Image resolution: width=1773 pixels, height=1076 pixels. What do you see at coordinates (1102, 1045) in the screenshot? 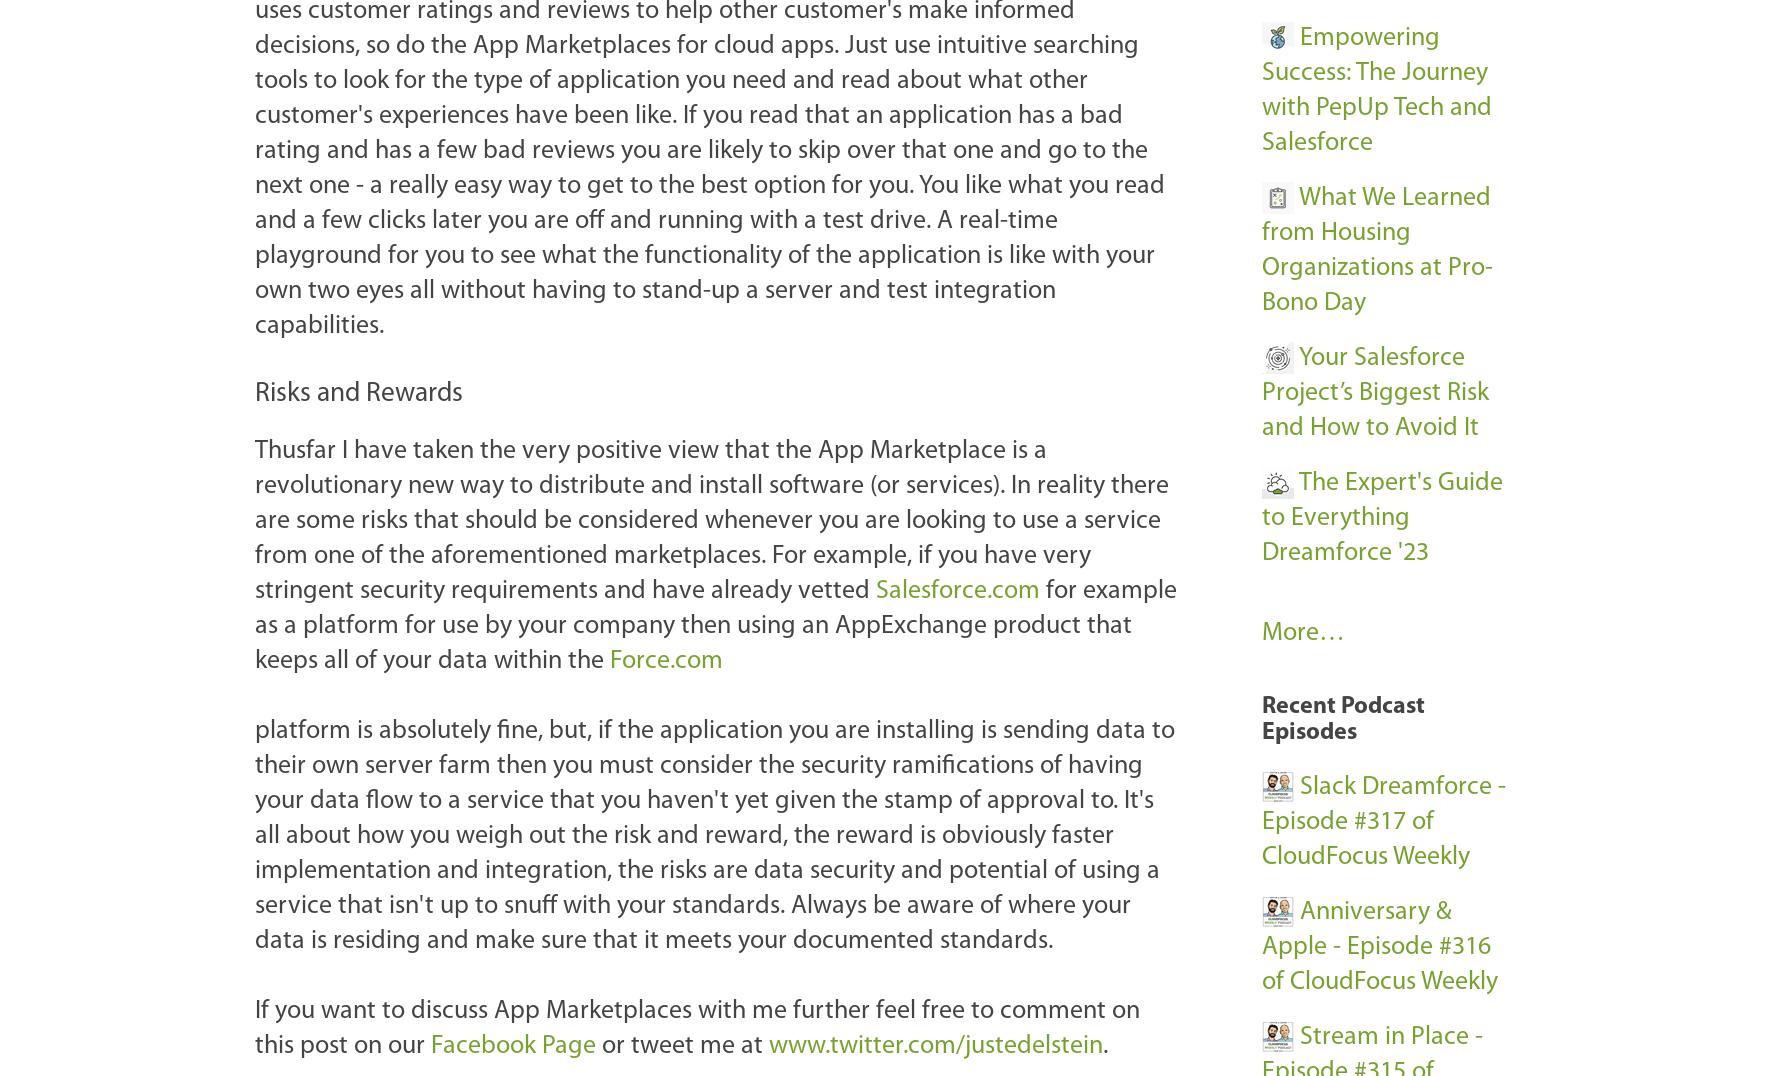
I see `'.'` at bounding box center [1102, 1045].